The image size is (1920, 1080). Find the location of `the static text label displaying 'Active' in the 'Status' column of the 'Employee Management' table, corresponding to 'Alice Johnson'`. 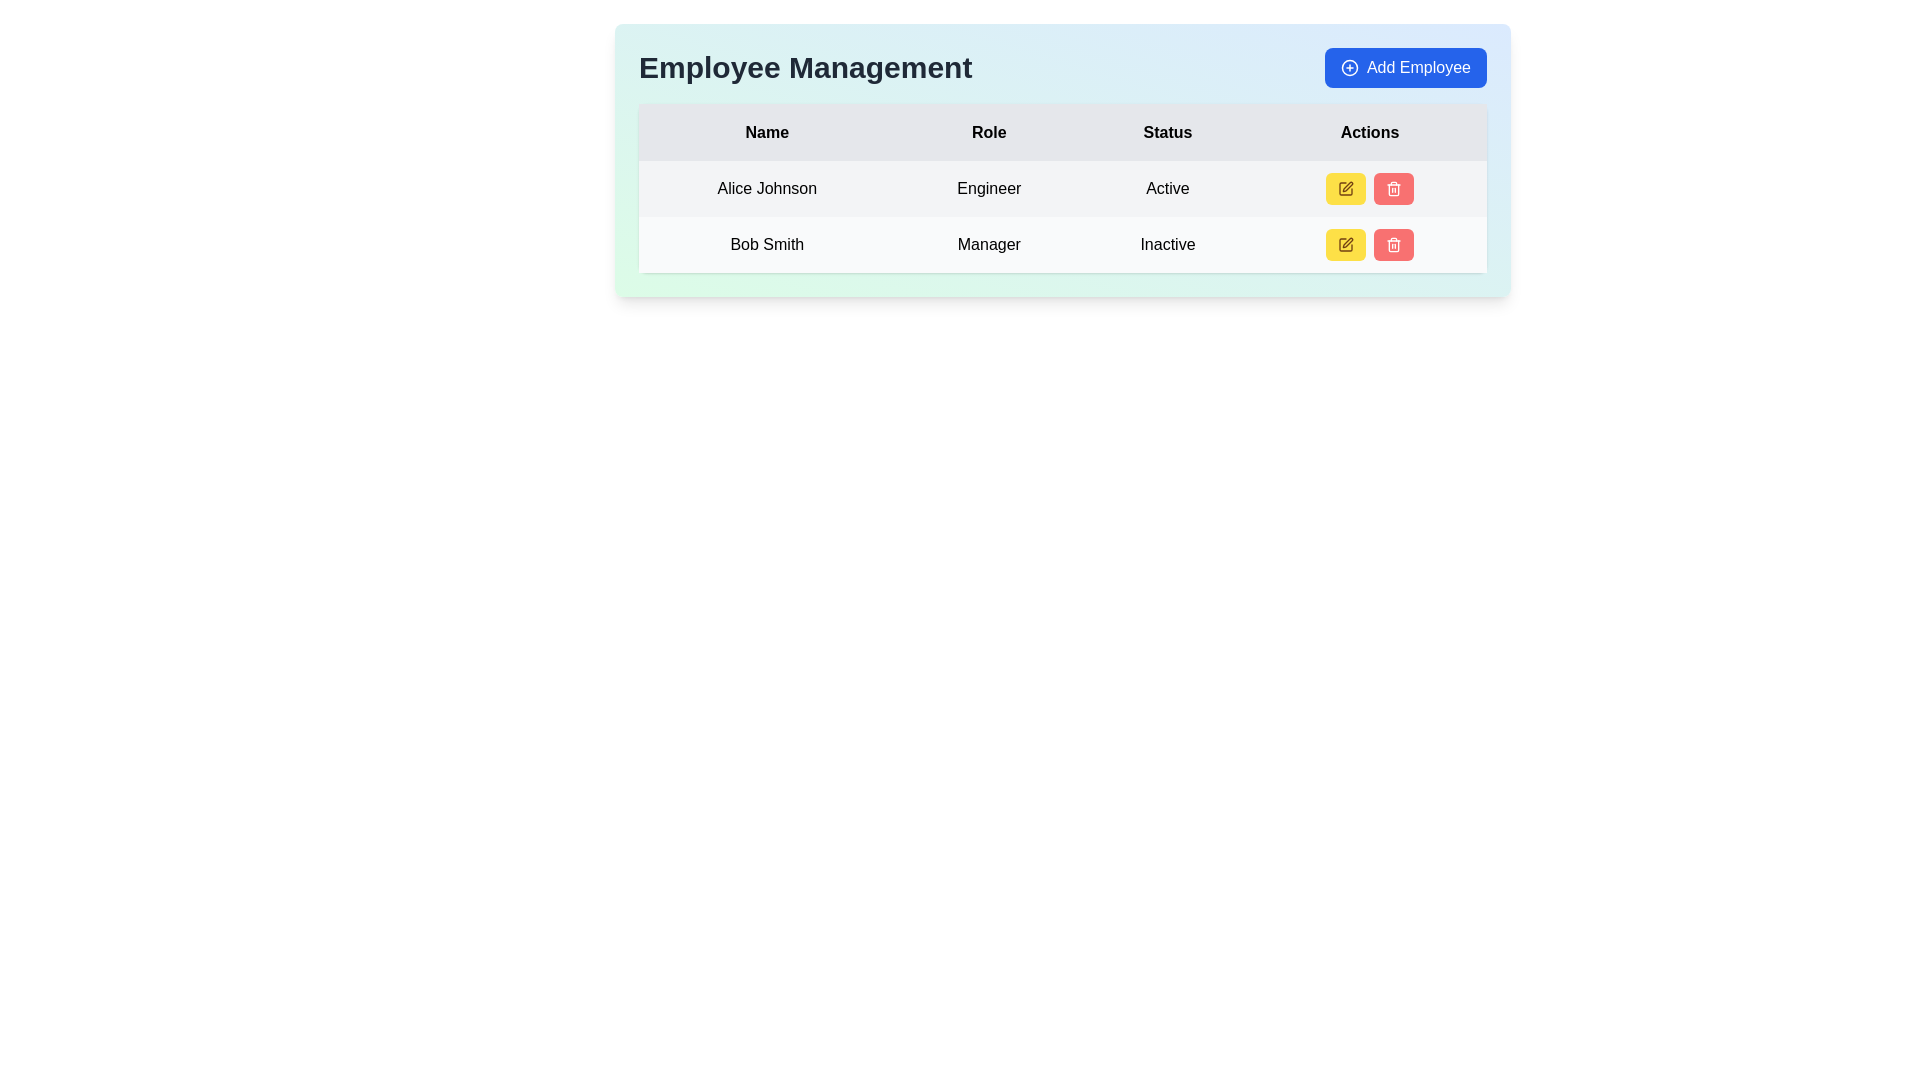

the static text label displaying 'Active' in the 'Status' column of the 'Employee Management' table, corresponding to 'Alice Johnson' is located at coordinates (1167, 189).